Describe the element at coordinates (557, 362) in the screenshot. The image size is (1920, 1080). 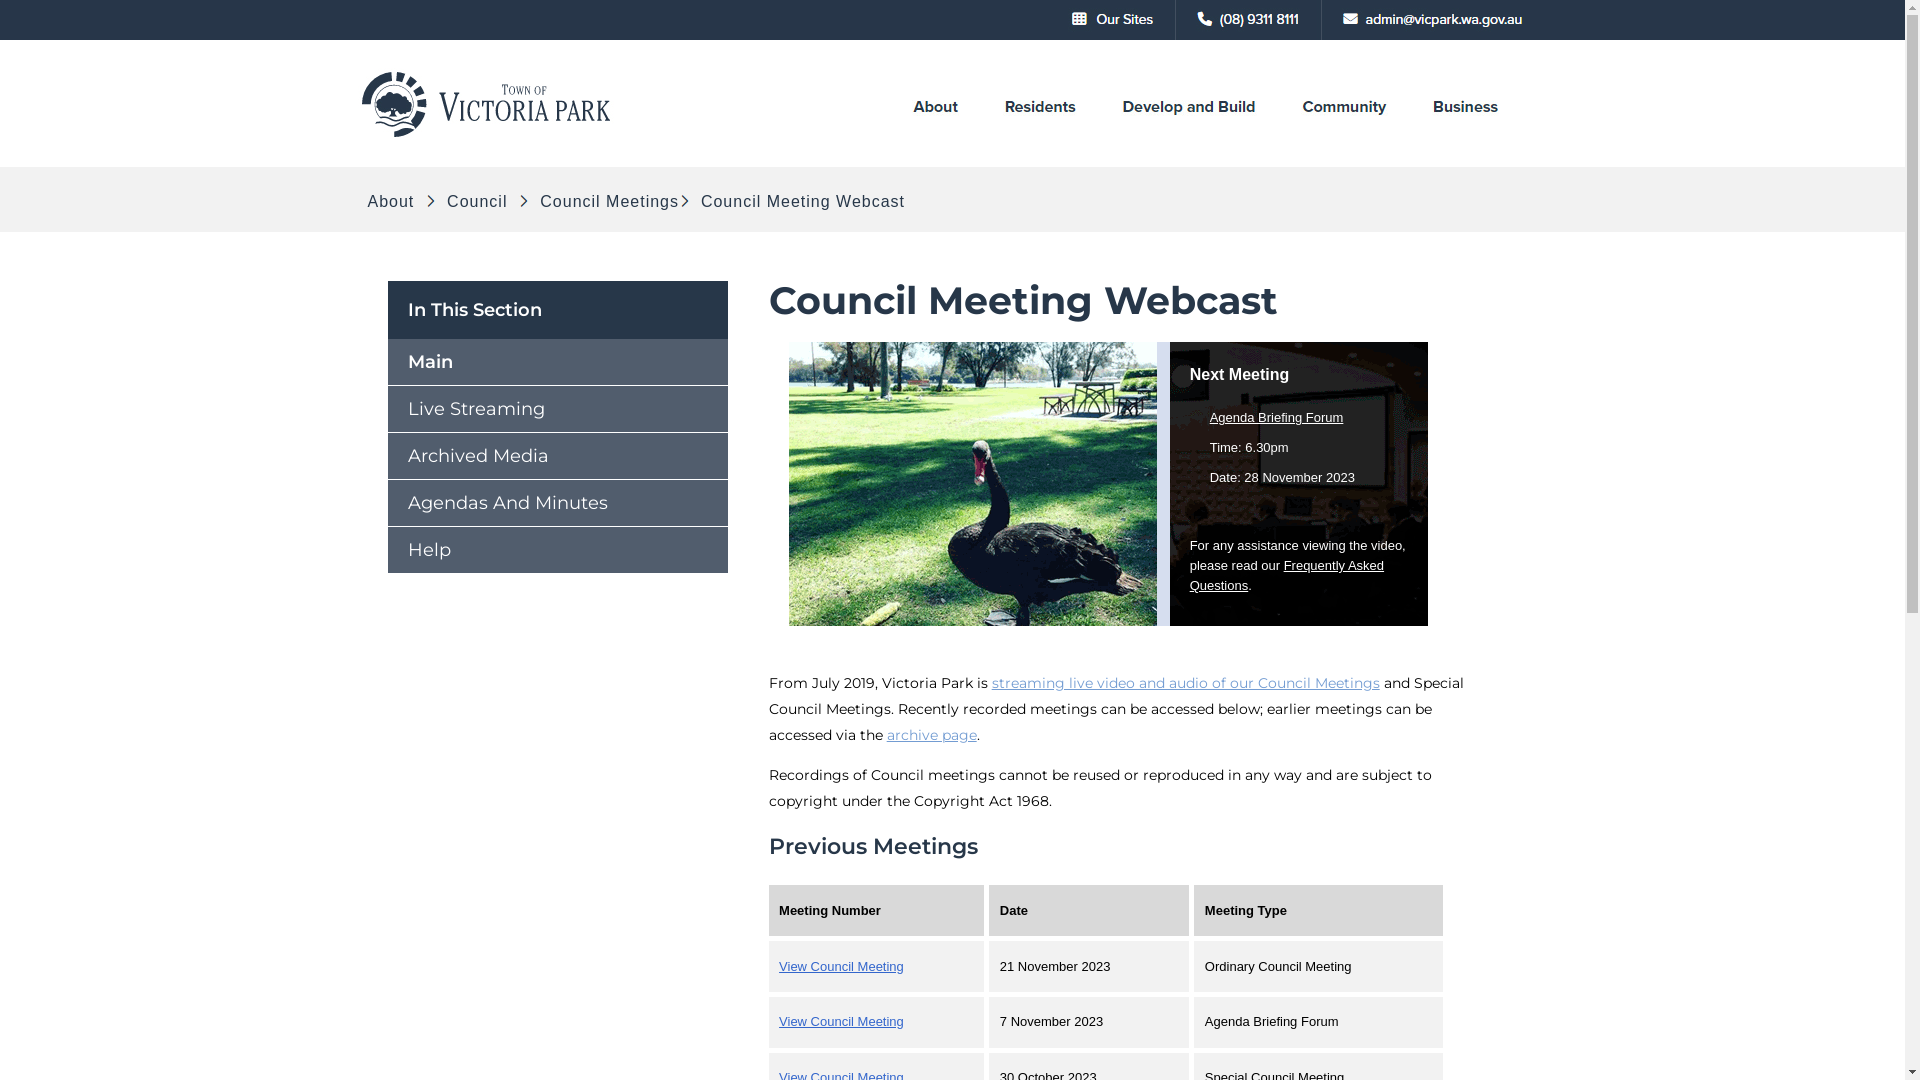
I see `'Main'` at that location.